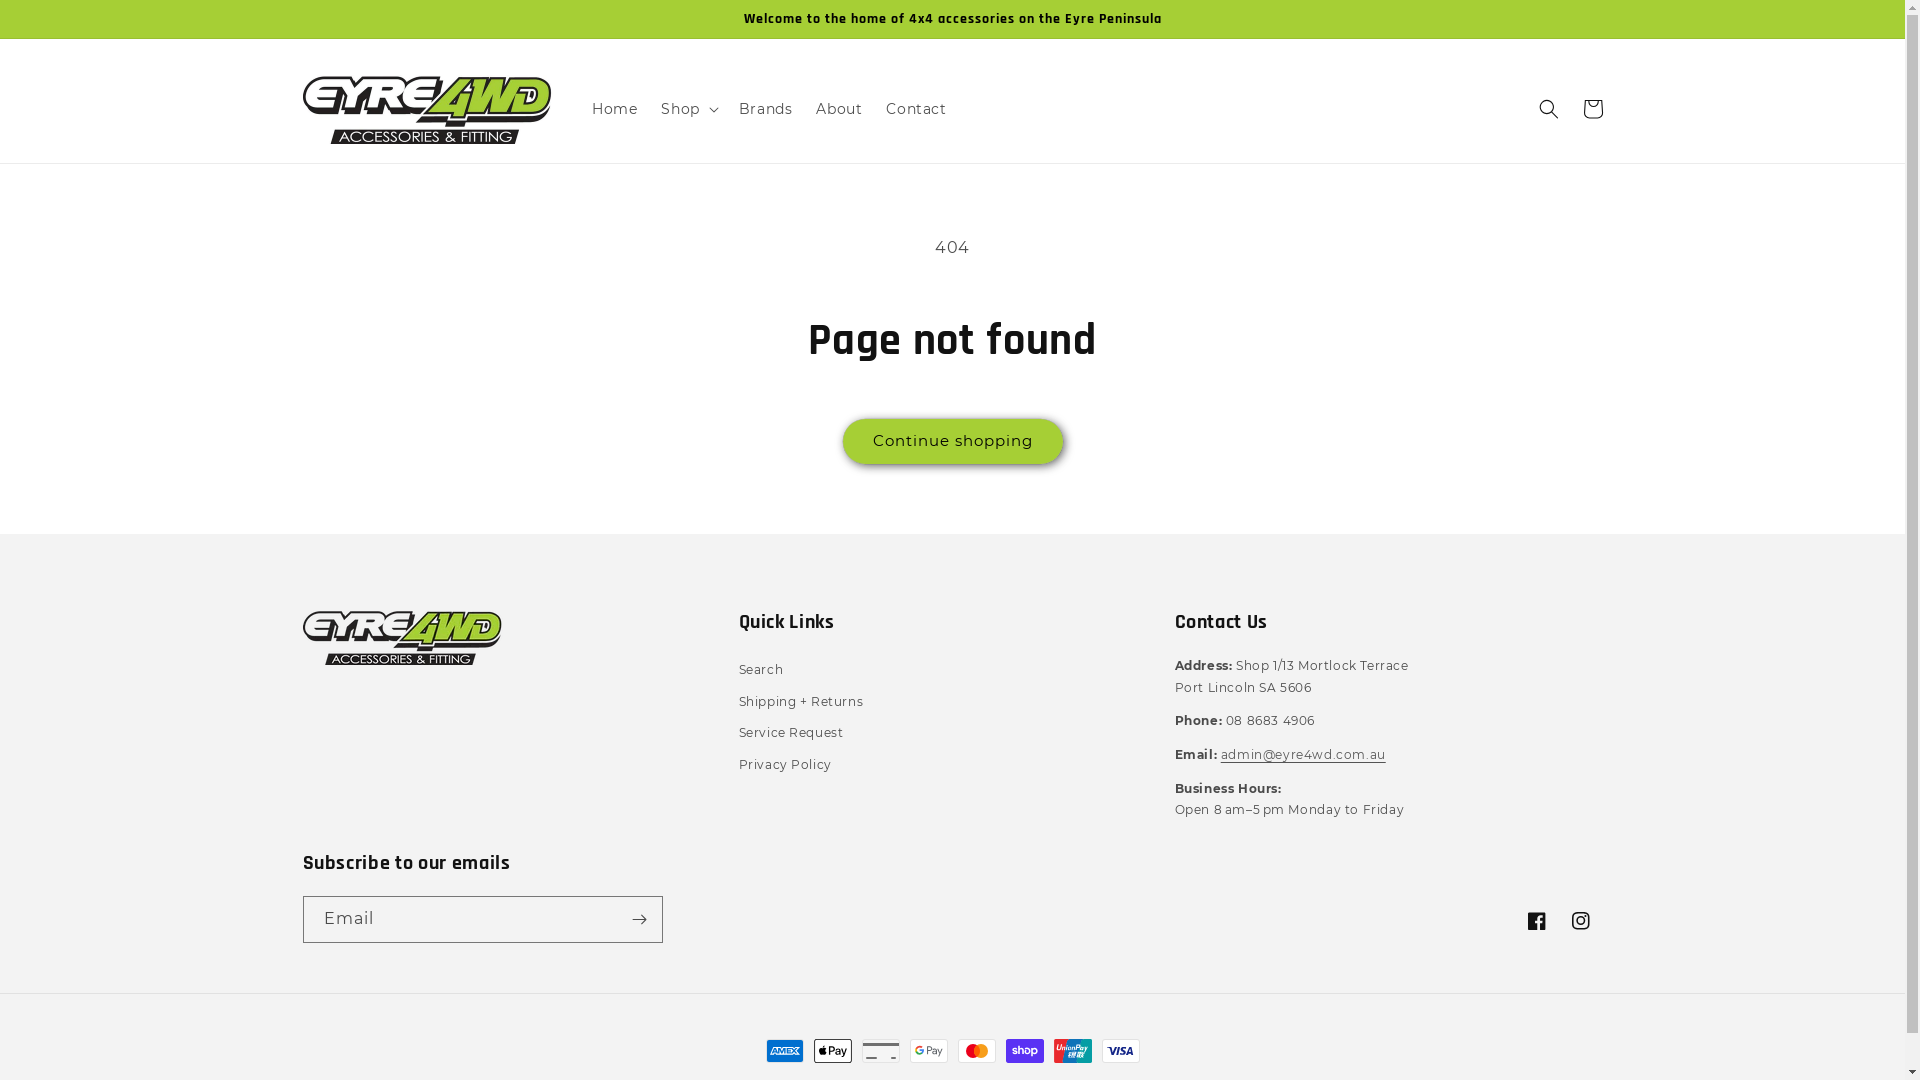  Describe the element at coordinates (1535, 921) in the screenshot. I see `'Facebook'` at that location.